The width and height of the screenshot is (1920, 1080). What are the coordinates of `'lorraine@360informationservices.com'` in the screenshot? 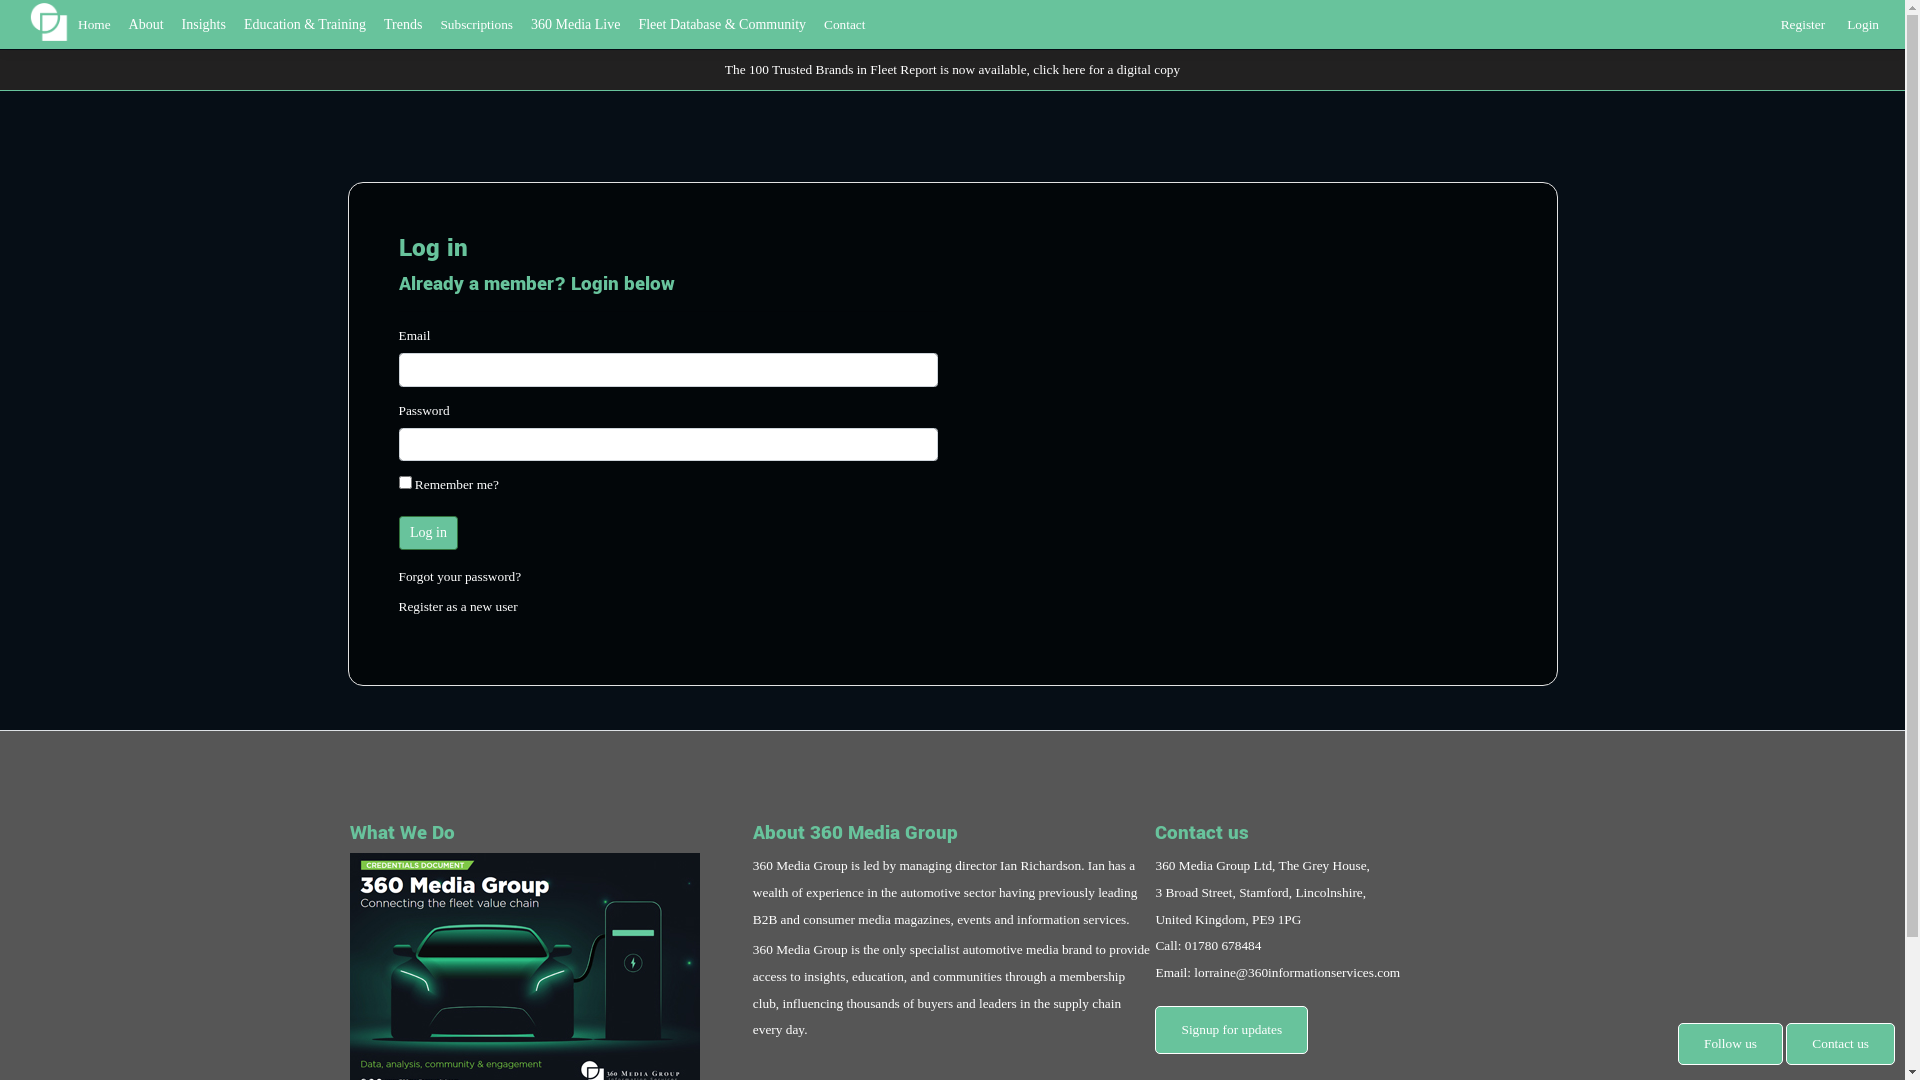 It's located at (1296, 971).